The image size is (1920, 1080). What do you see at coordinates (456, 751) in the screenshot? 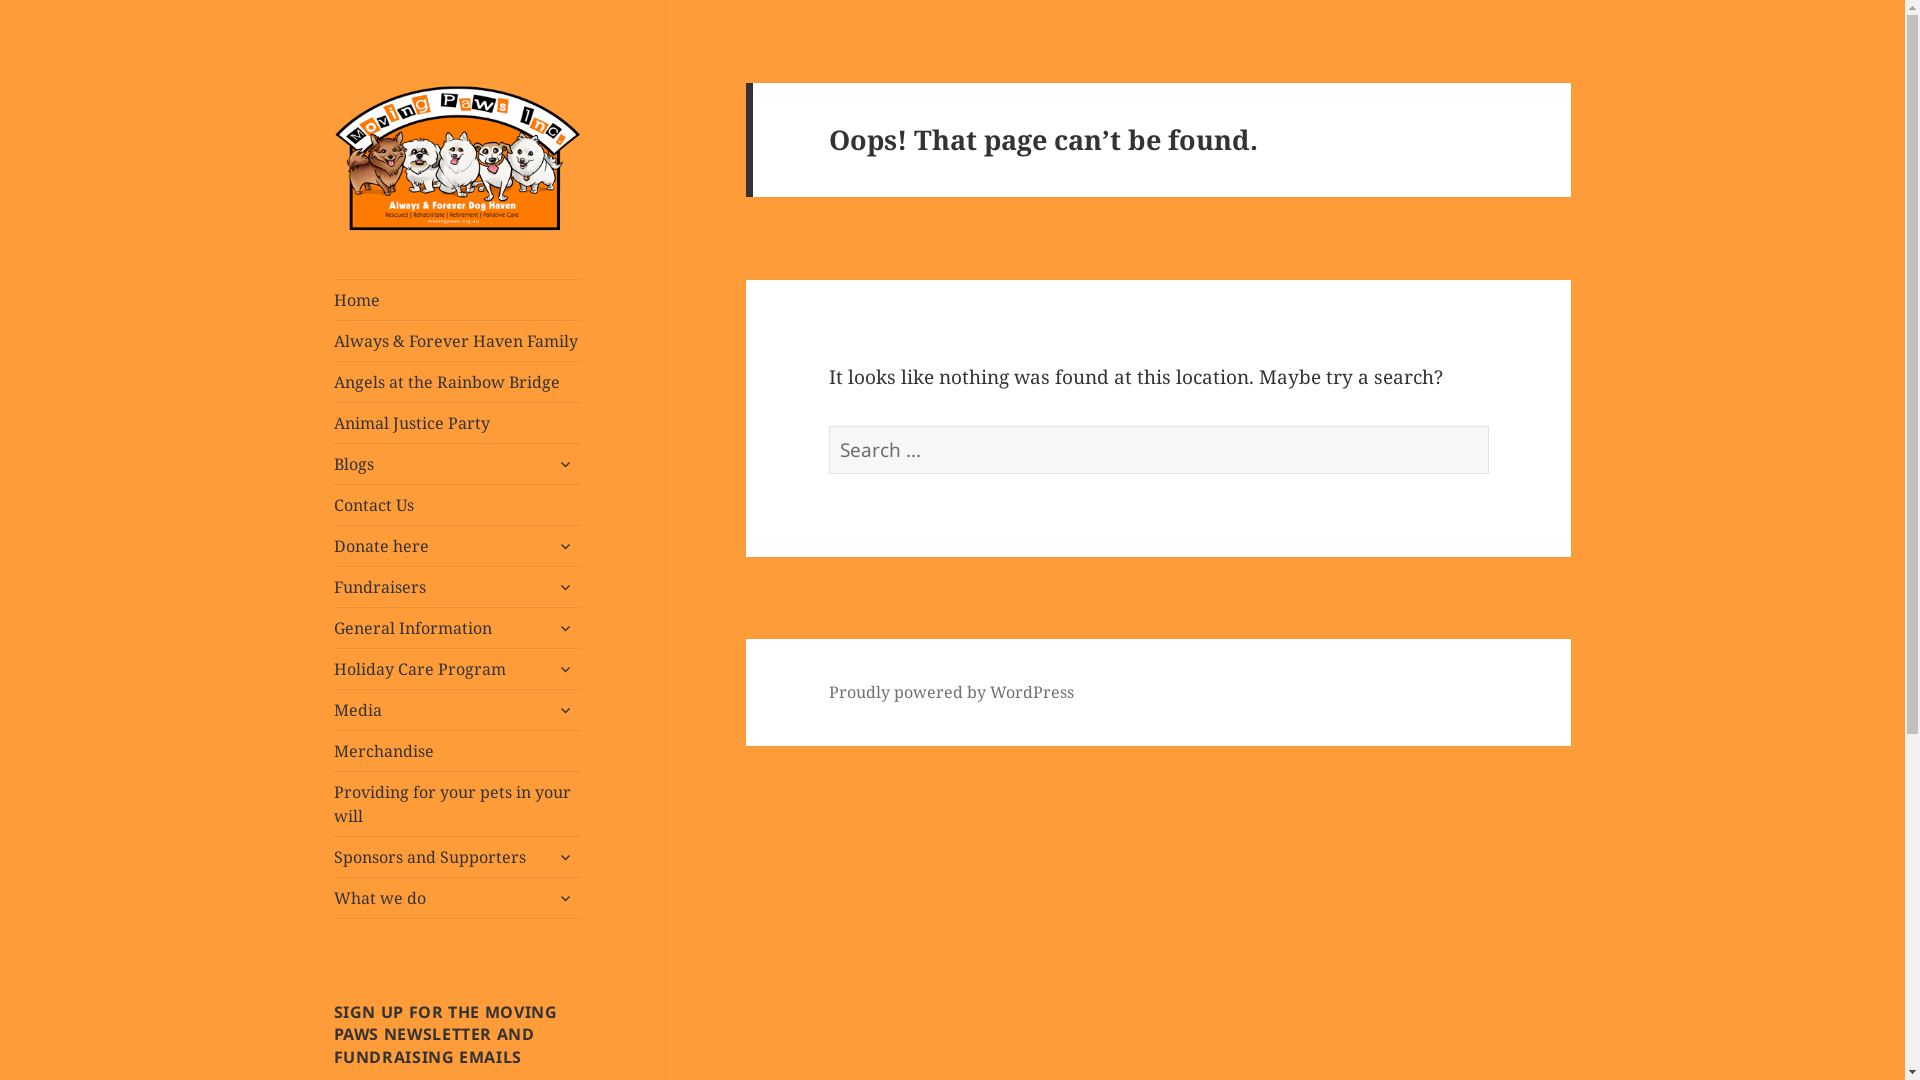
I see `'Merchandise'` at bounding box center [456, 751].